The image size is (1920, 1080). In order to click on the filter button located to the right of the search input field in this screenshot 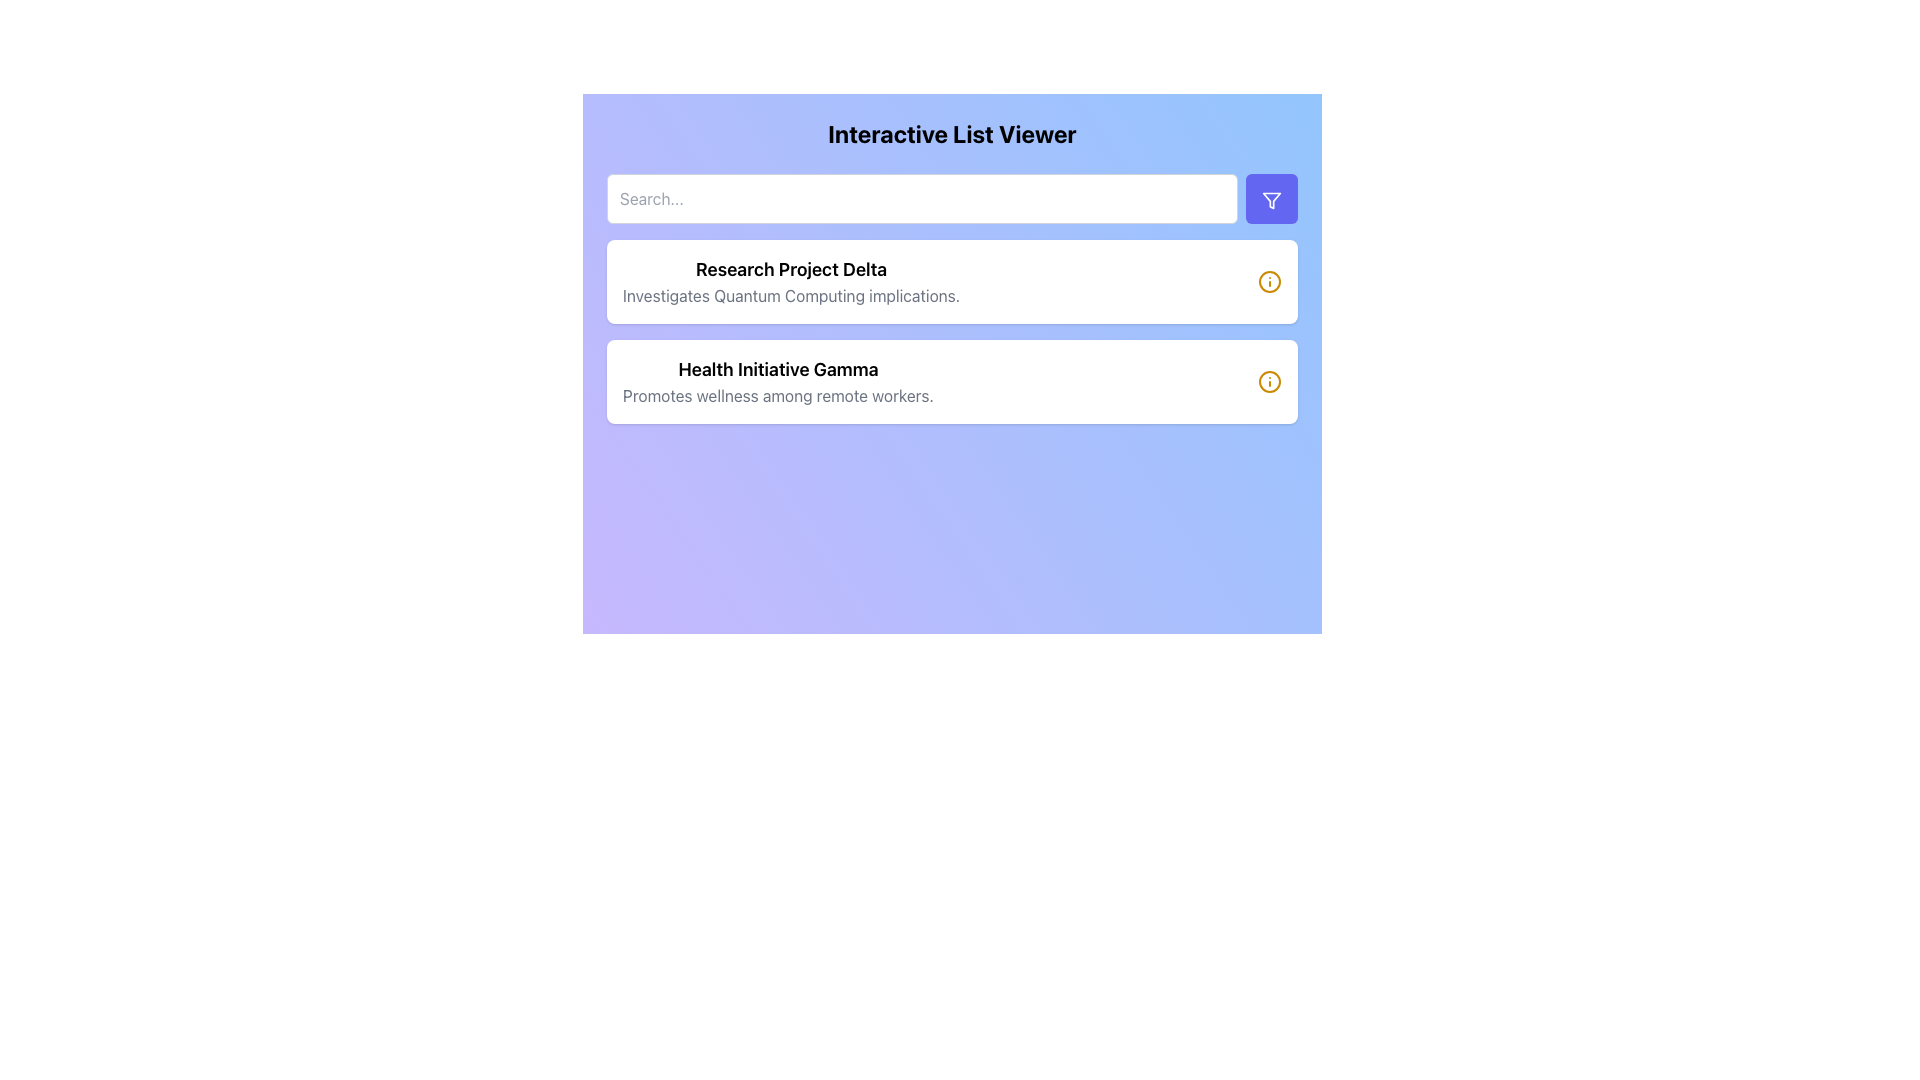, I will do `click(1271, 199)`.